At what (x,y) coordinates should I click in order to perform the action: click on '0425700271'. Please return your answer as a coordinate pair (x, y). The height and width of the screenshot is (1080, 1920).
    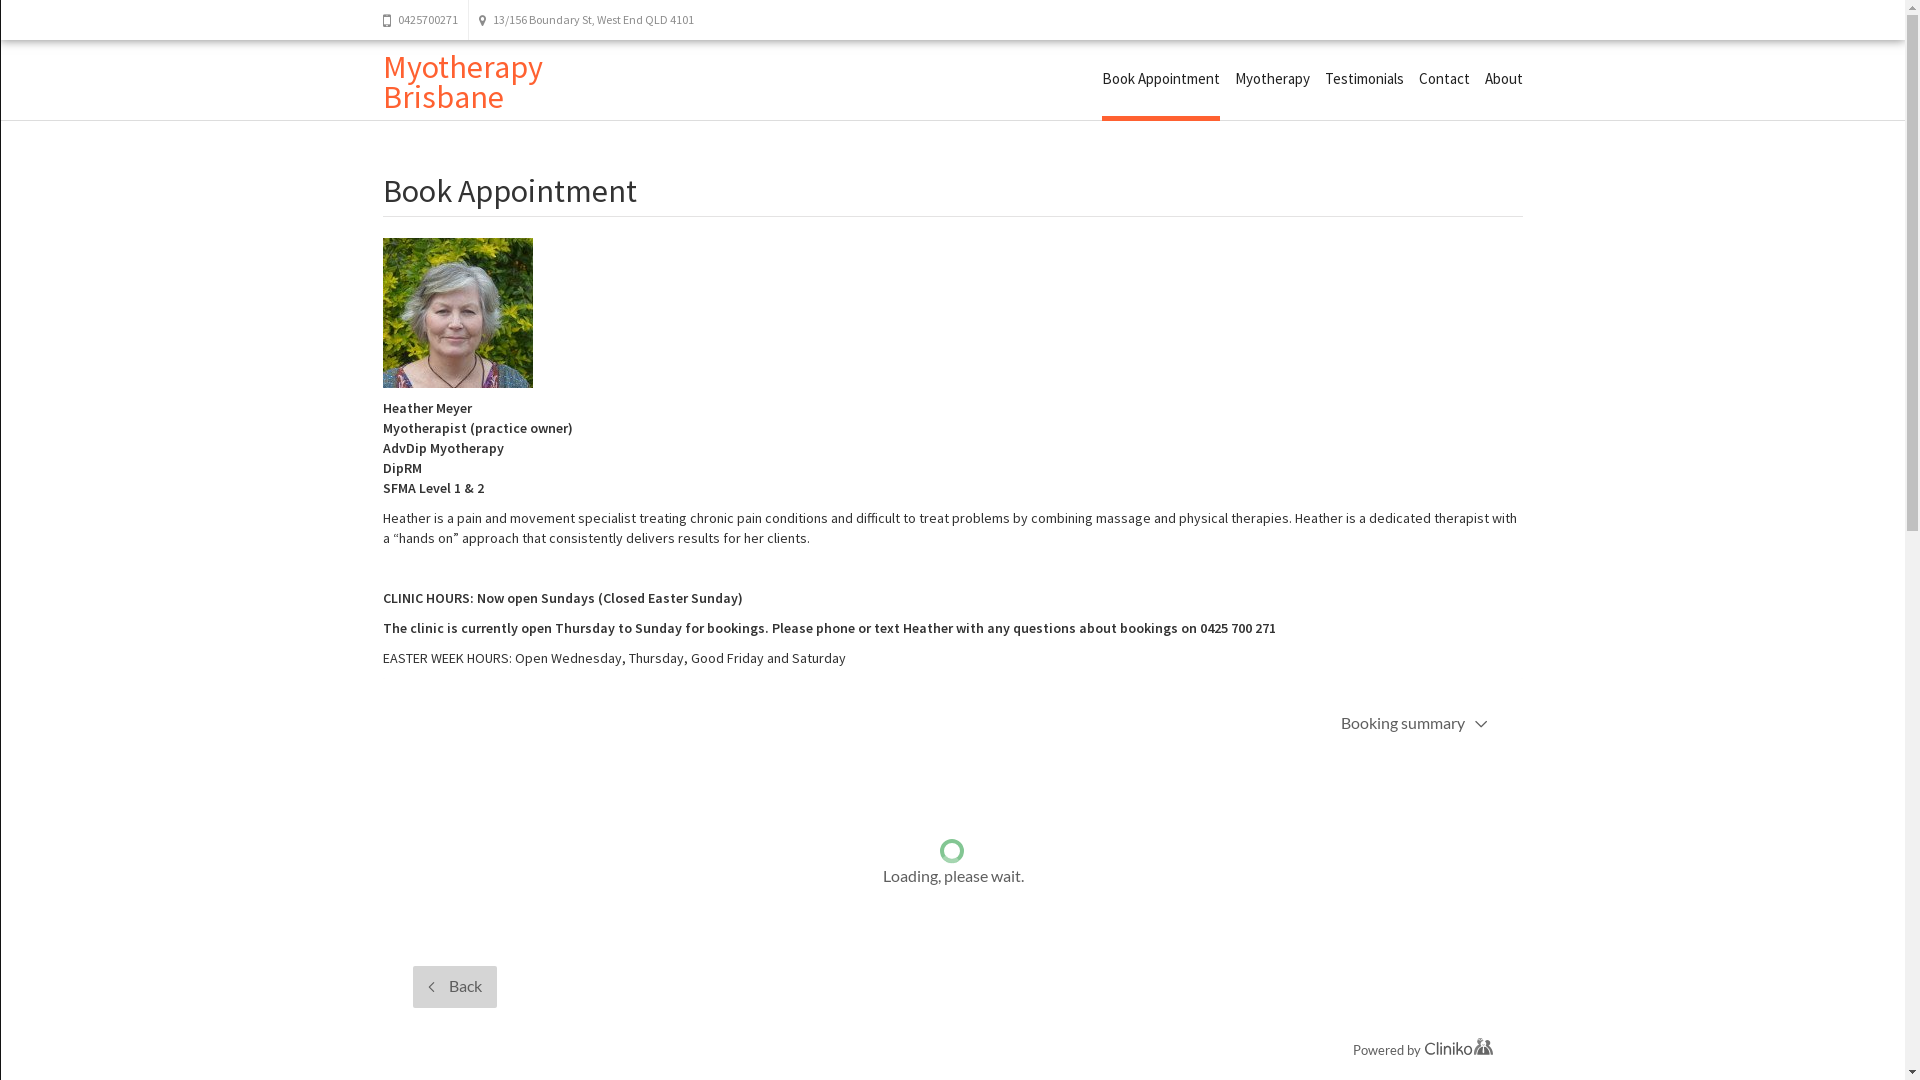
    Looking at the image, I should click on (424, 19).